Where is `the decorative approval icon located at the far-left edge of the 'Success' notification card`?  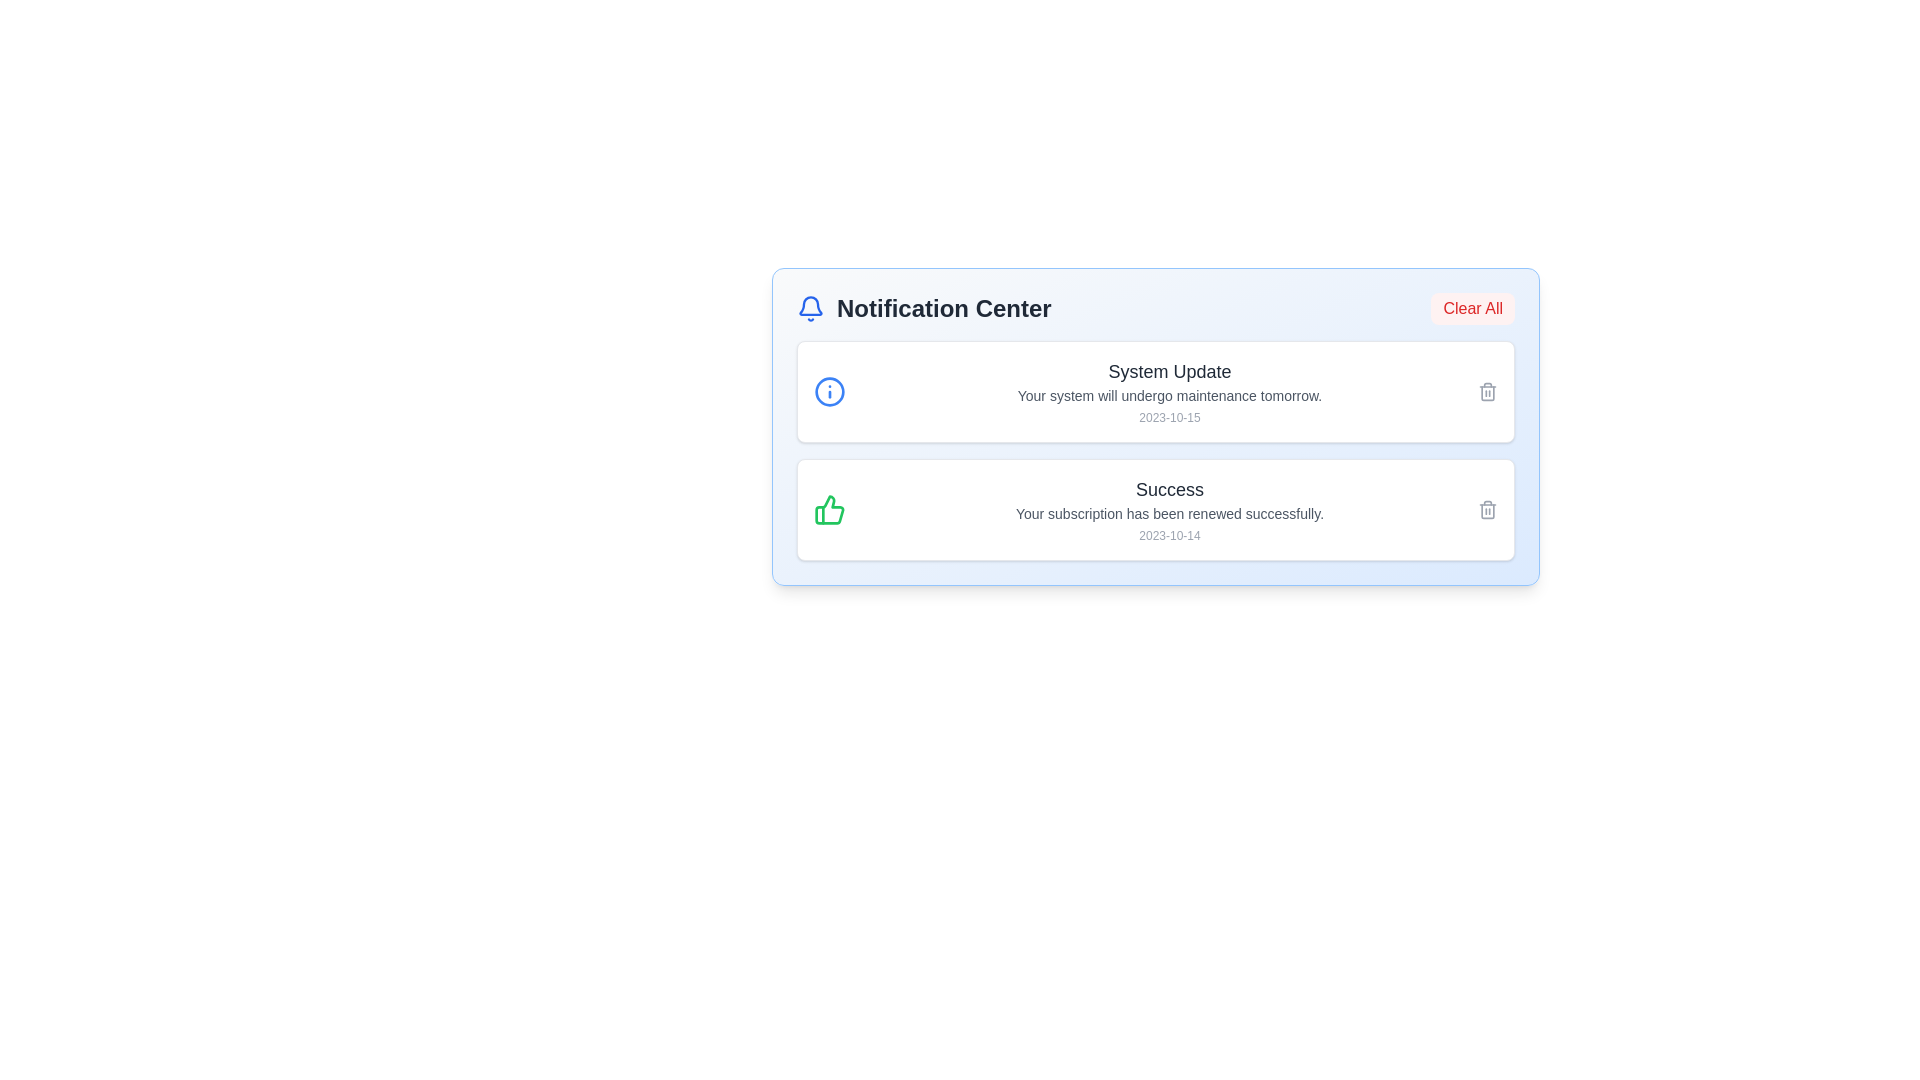 the decorative approval icon located at the far-left edge of the 'Success' notification card is located at coordinates (830, 508).